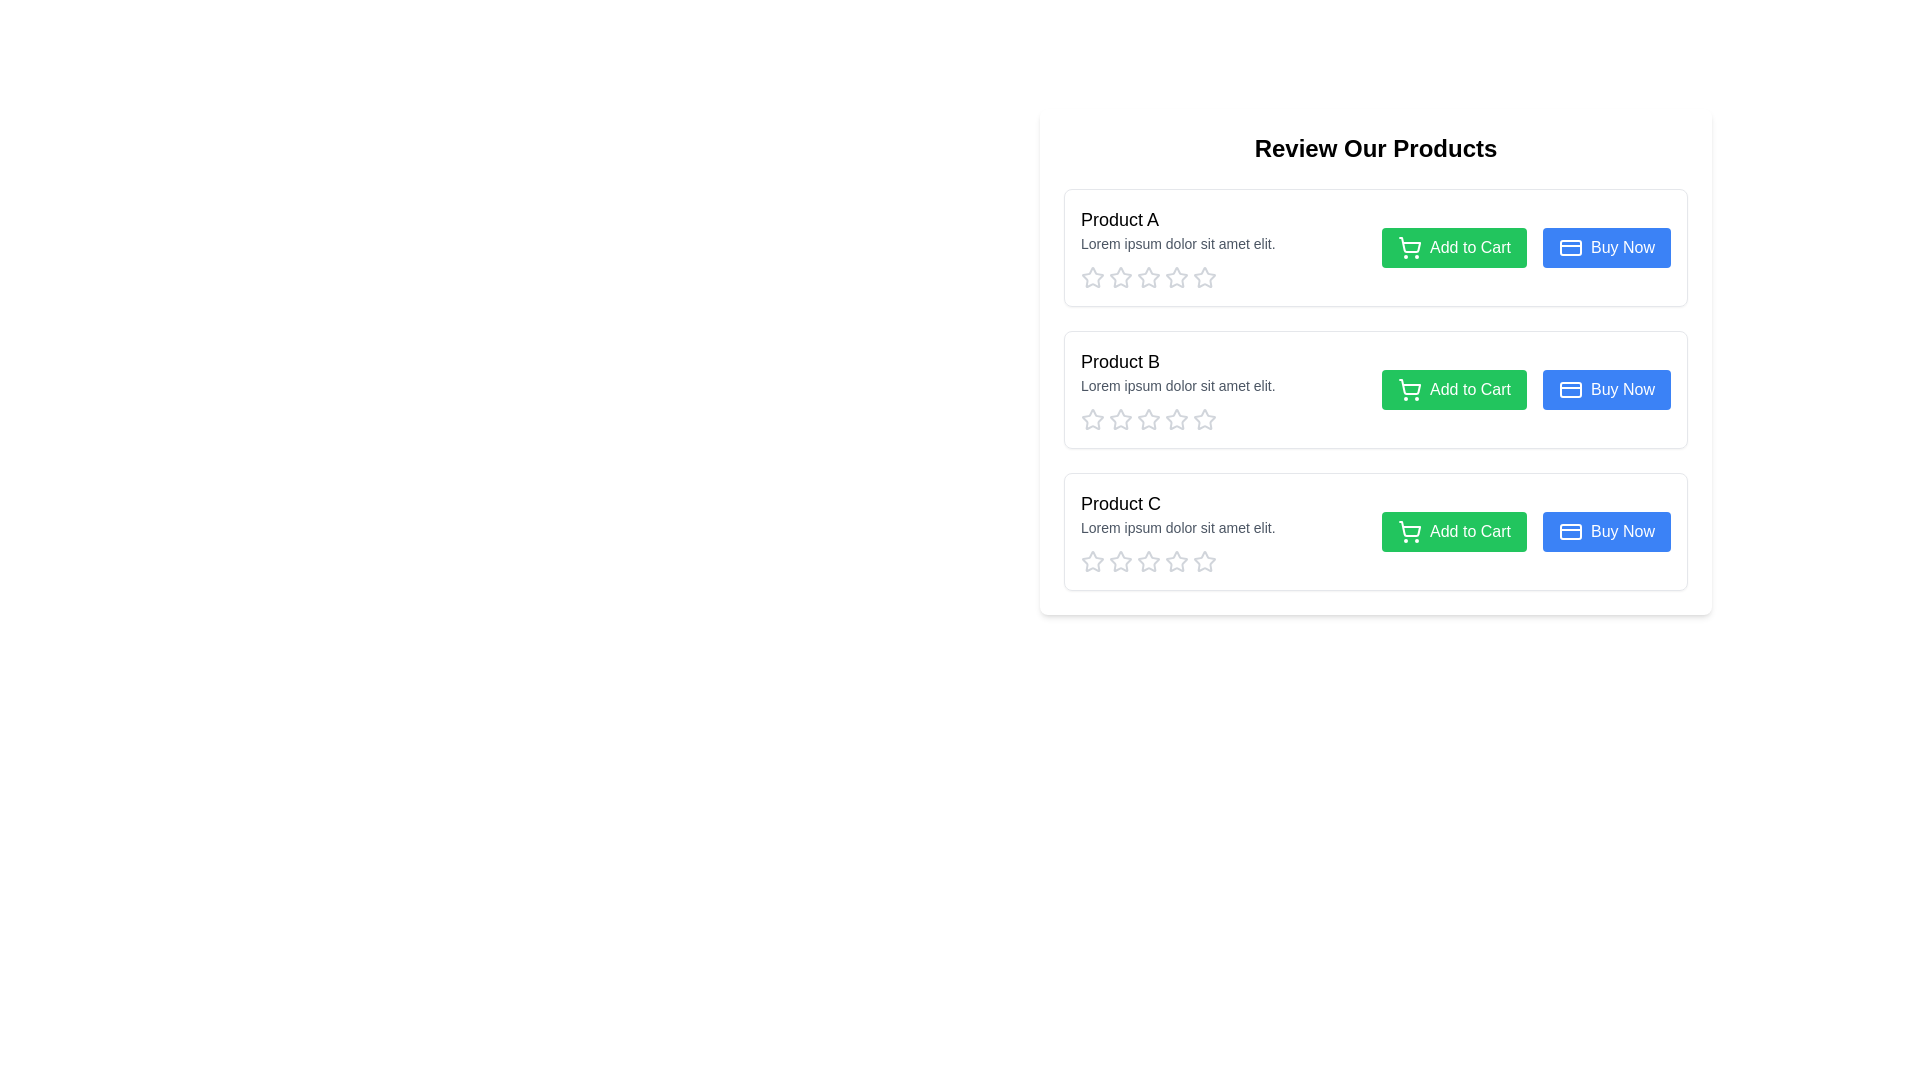 Image resolution: width=1920 pixels, height=1080 pixels. What do you see at coordinates (1118, 560) in the screenshot?
I see `the first rating star in the 'Review Our Products' panel for Product C` at bounding box center [1118, 560].